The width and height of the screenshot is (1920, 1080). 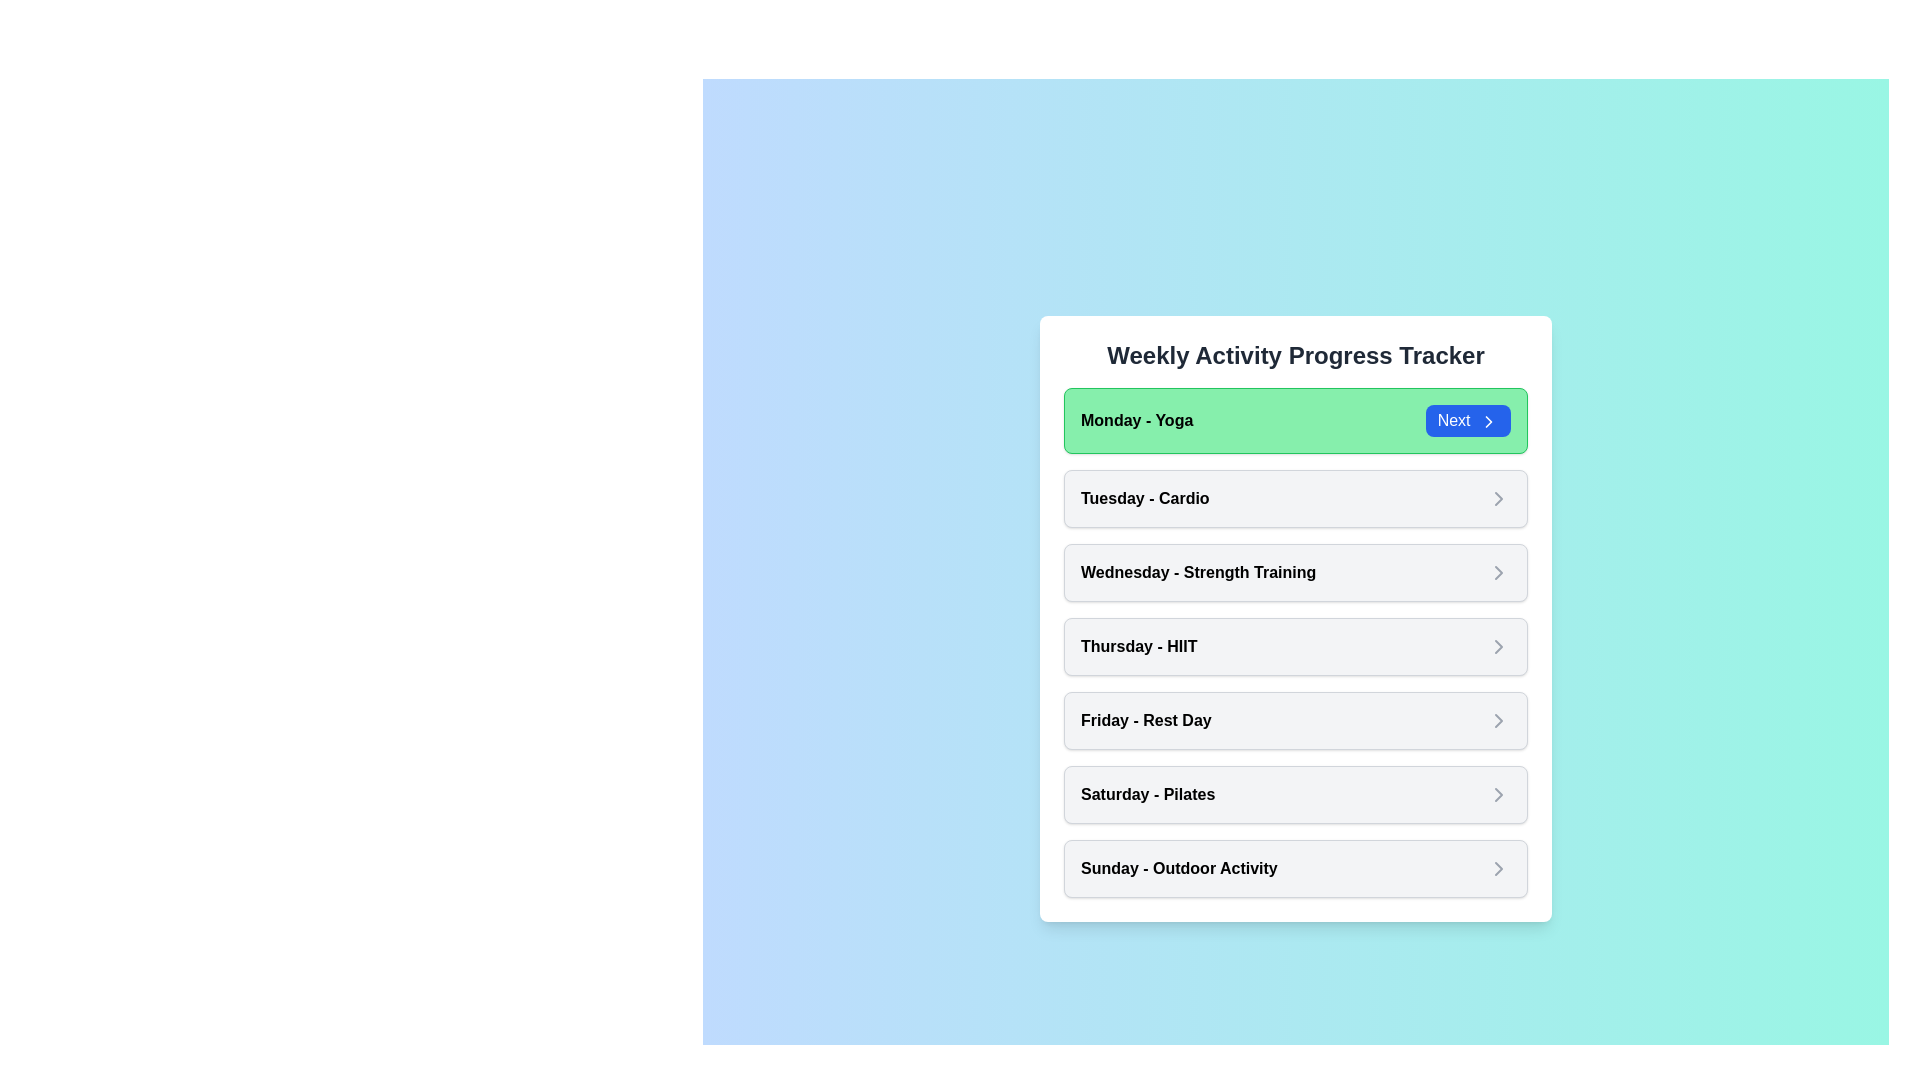 I want to click on the text label for the second item in the list of days, which identifies the associated activity, positioned between 'Monday - Yoga' and 'Wednesday - Strength Training', so click(x=1145, y=497).